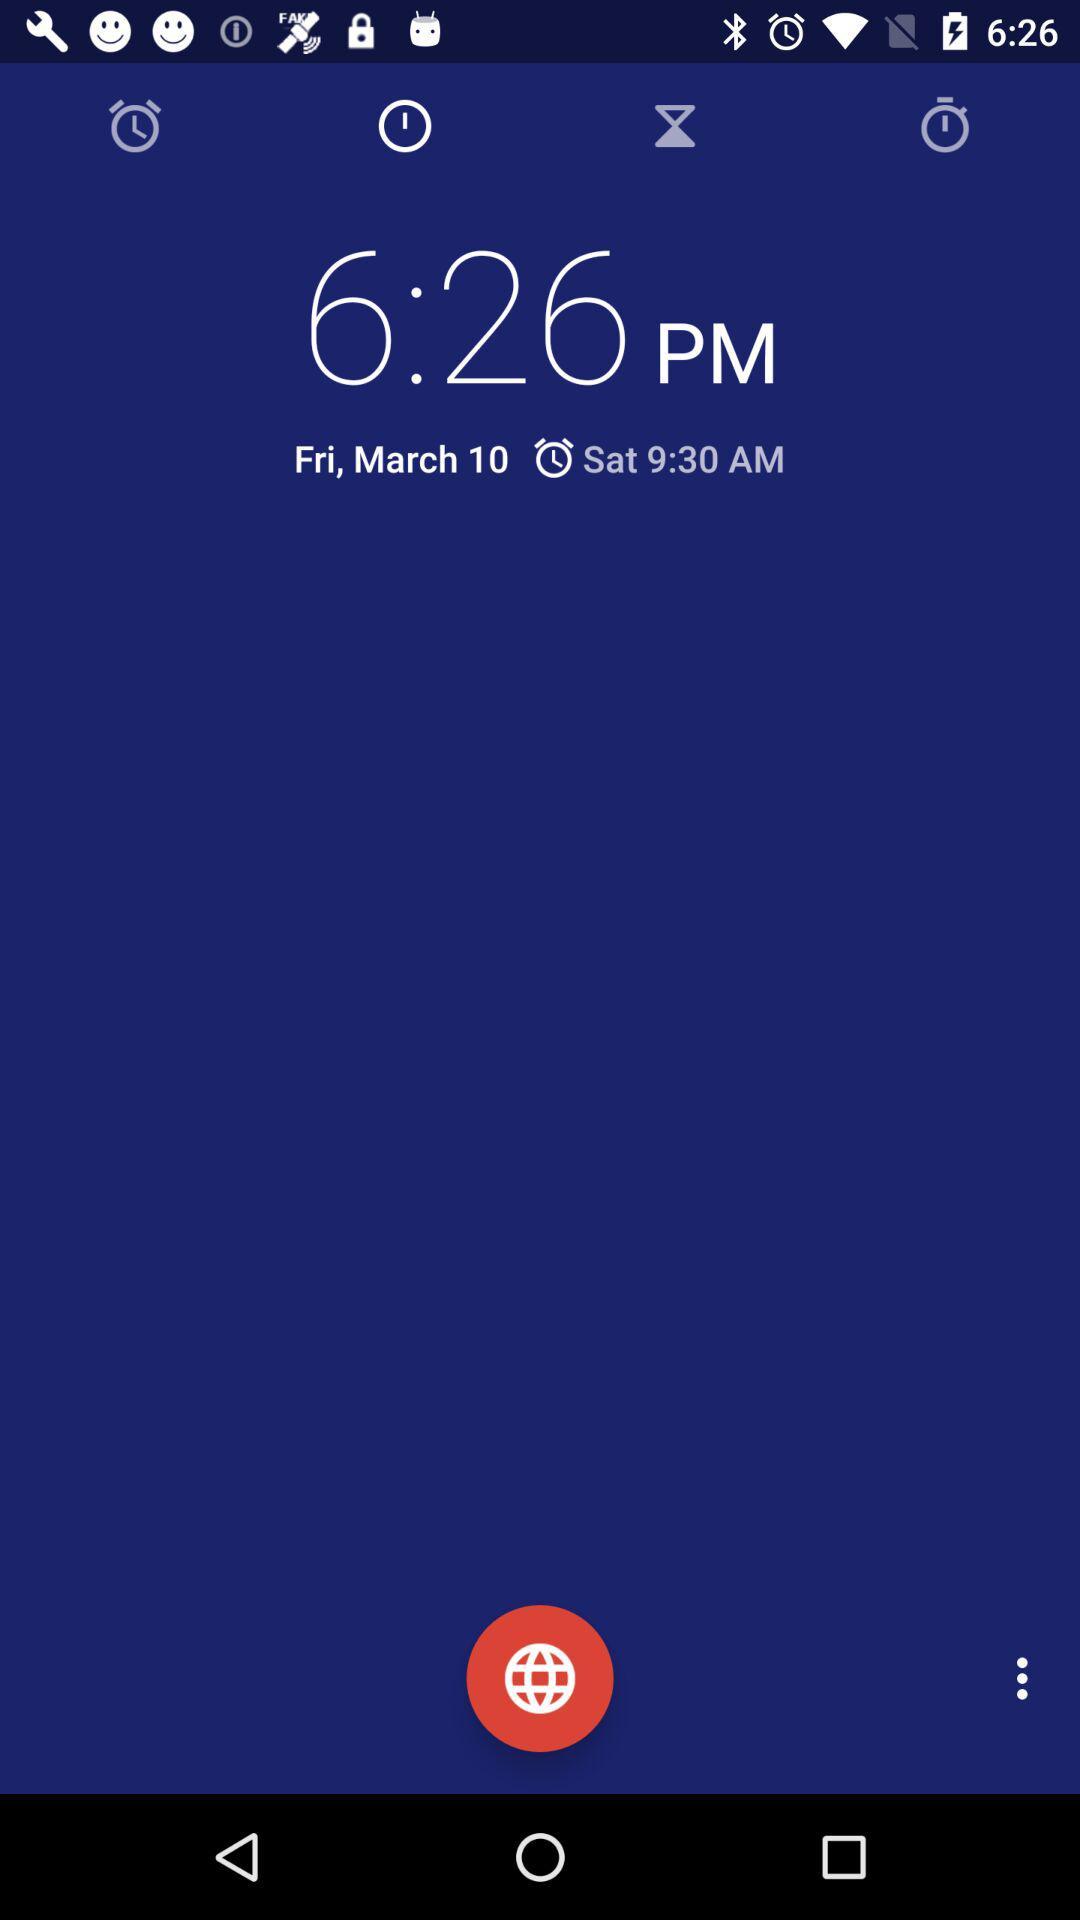 This screenshot has width=1080, height=1920. I want to click on the item next to fri, march 10 item, so click(657, 457).